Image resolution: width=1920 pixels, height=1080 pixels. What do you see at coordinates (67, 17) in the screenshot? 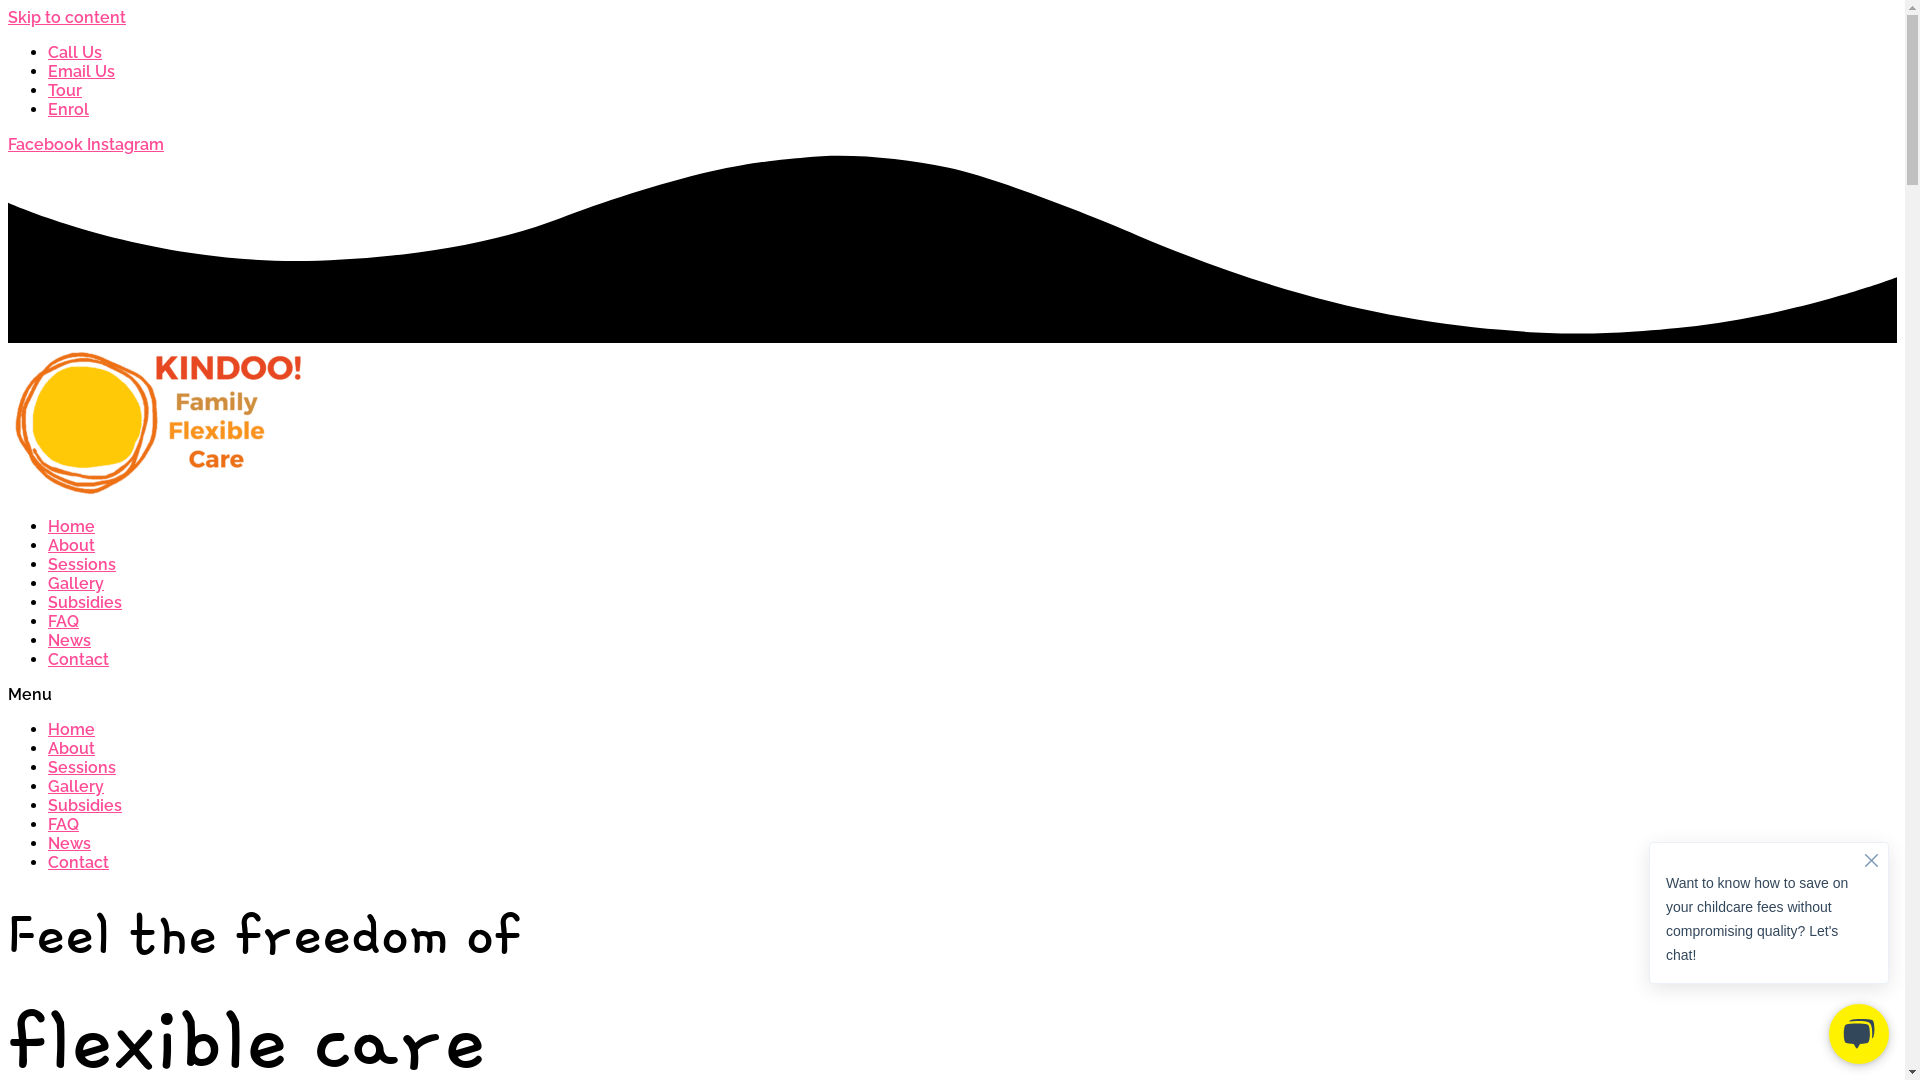
I see `'Skip to content'` at bounding box center [67, 17].